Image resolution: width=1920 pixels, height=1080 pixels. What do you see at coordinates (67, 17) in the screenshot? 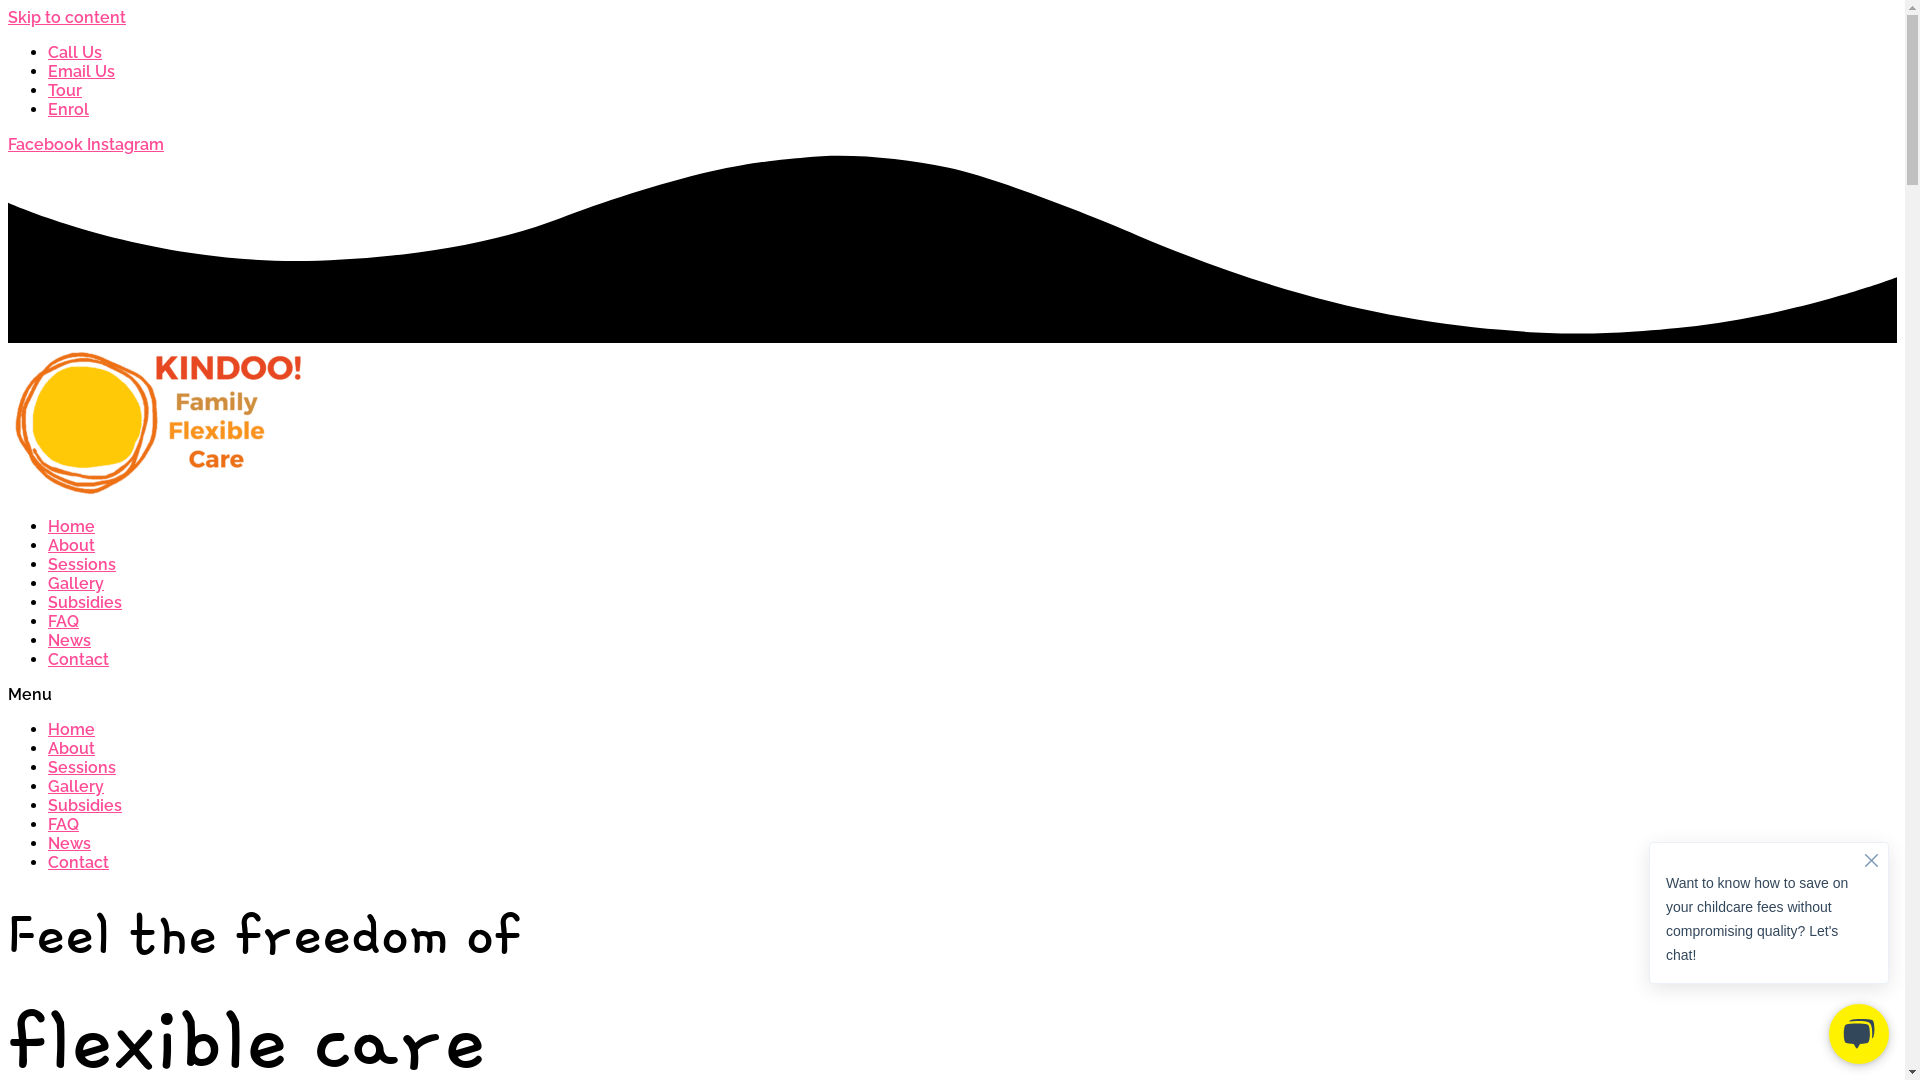
I see `'Skip to content'` at bounding box center [67, 17].